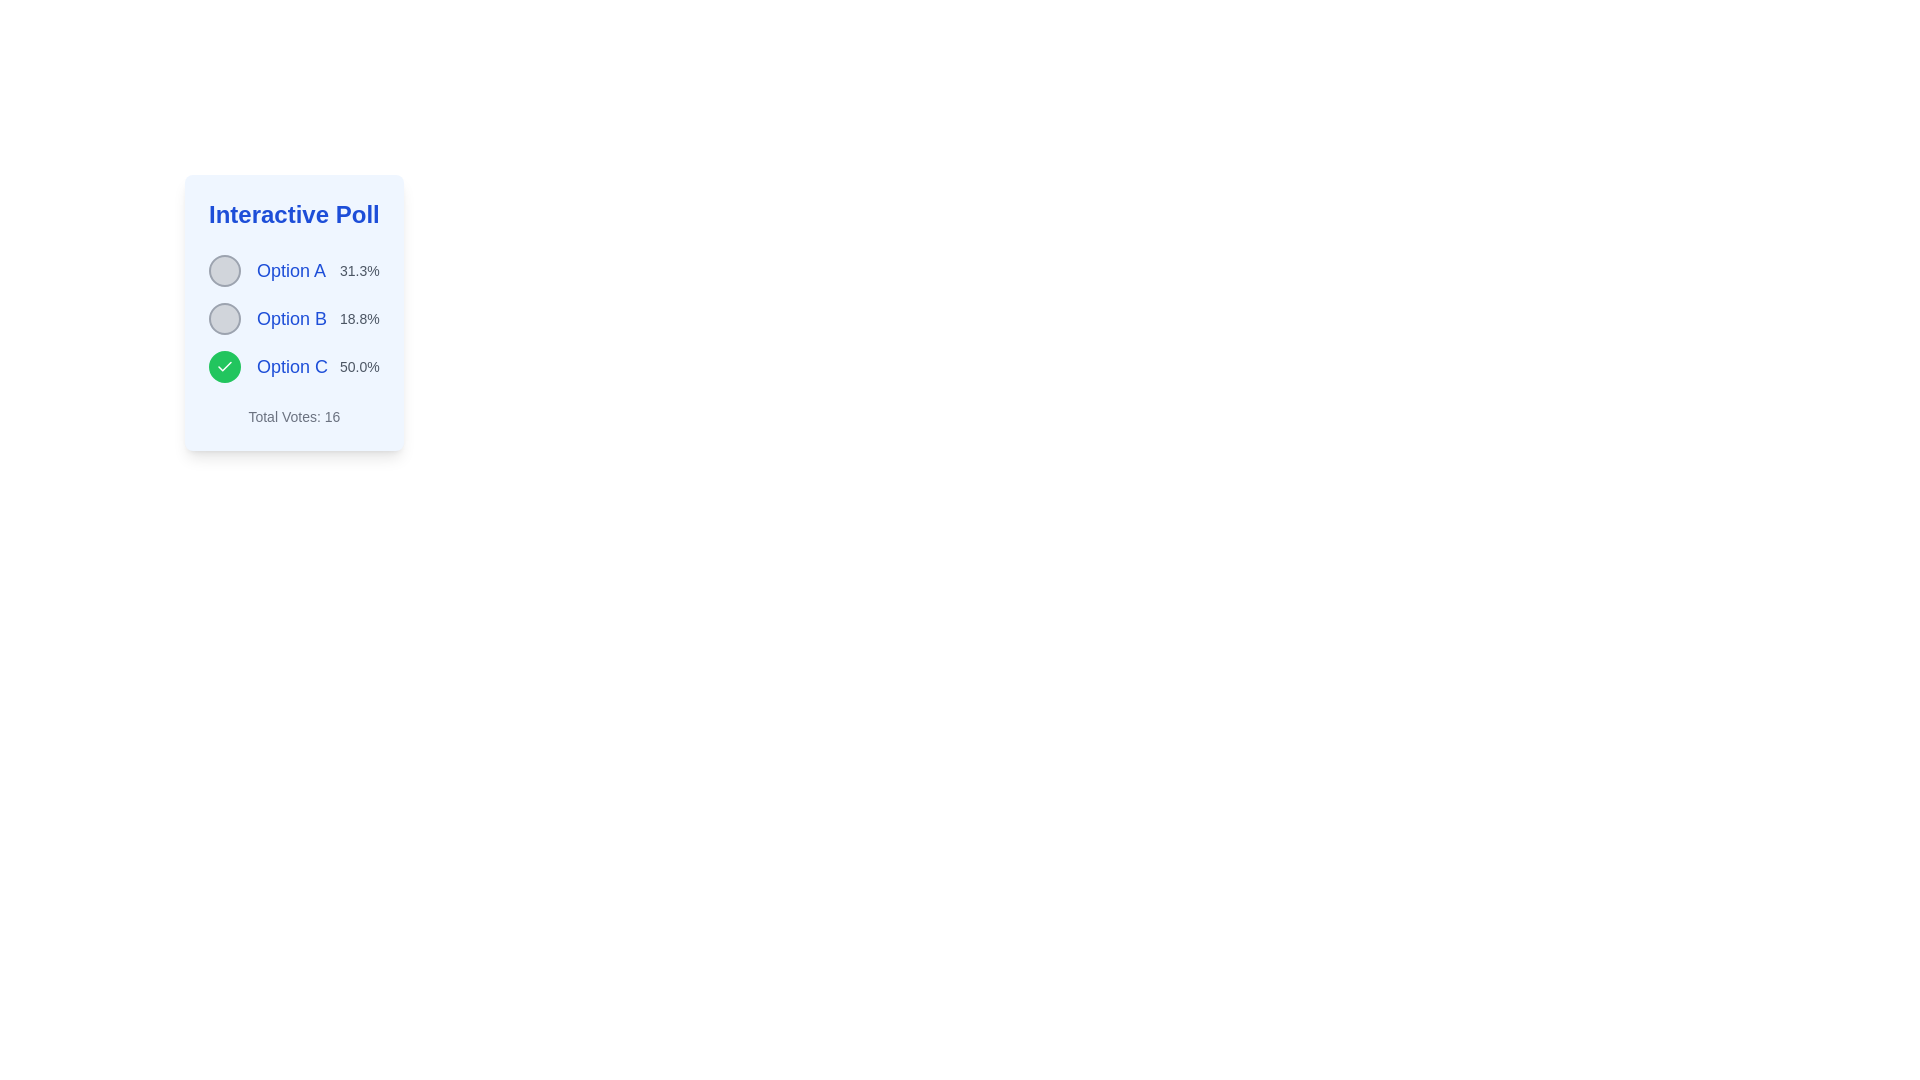  I want to click on the text label displaying 'Option B', which is styled in blue and bold, located in the voting panel, so click(291, 318).